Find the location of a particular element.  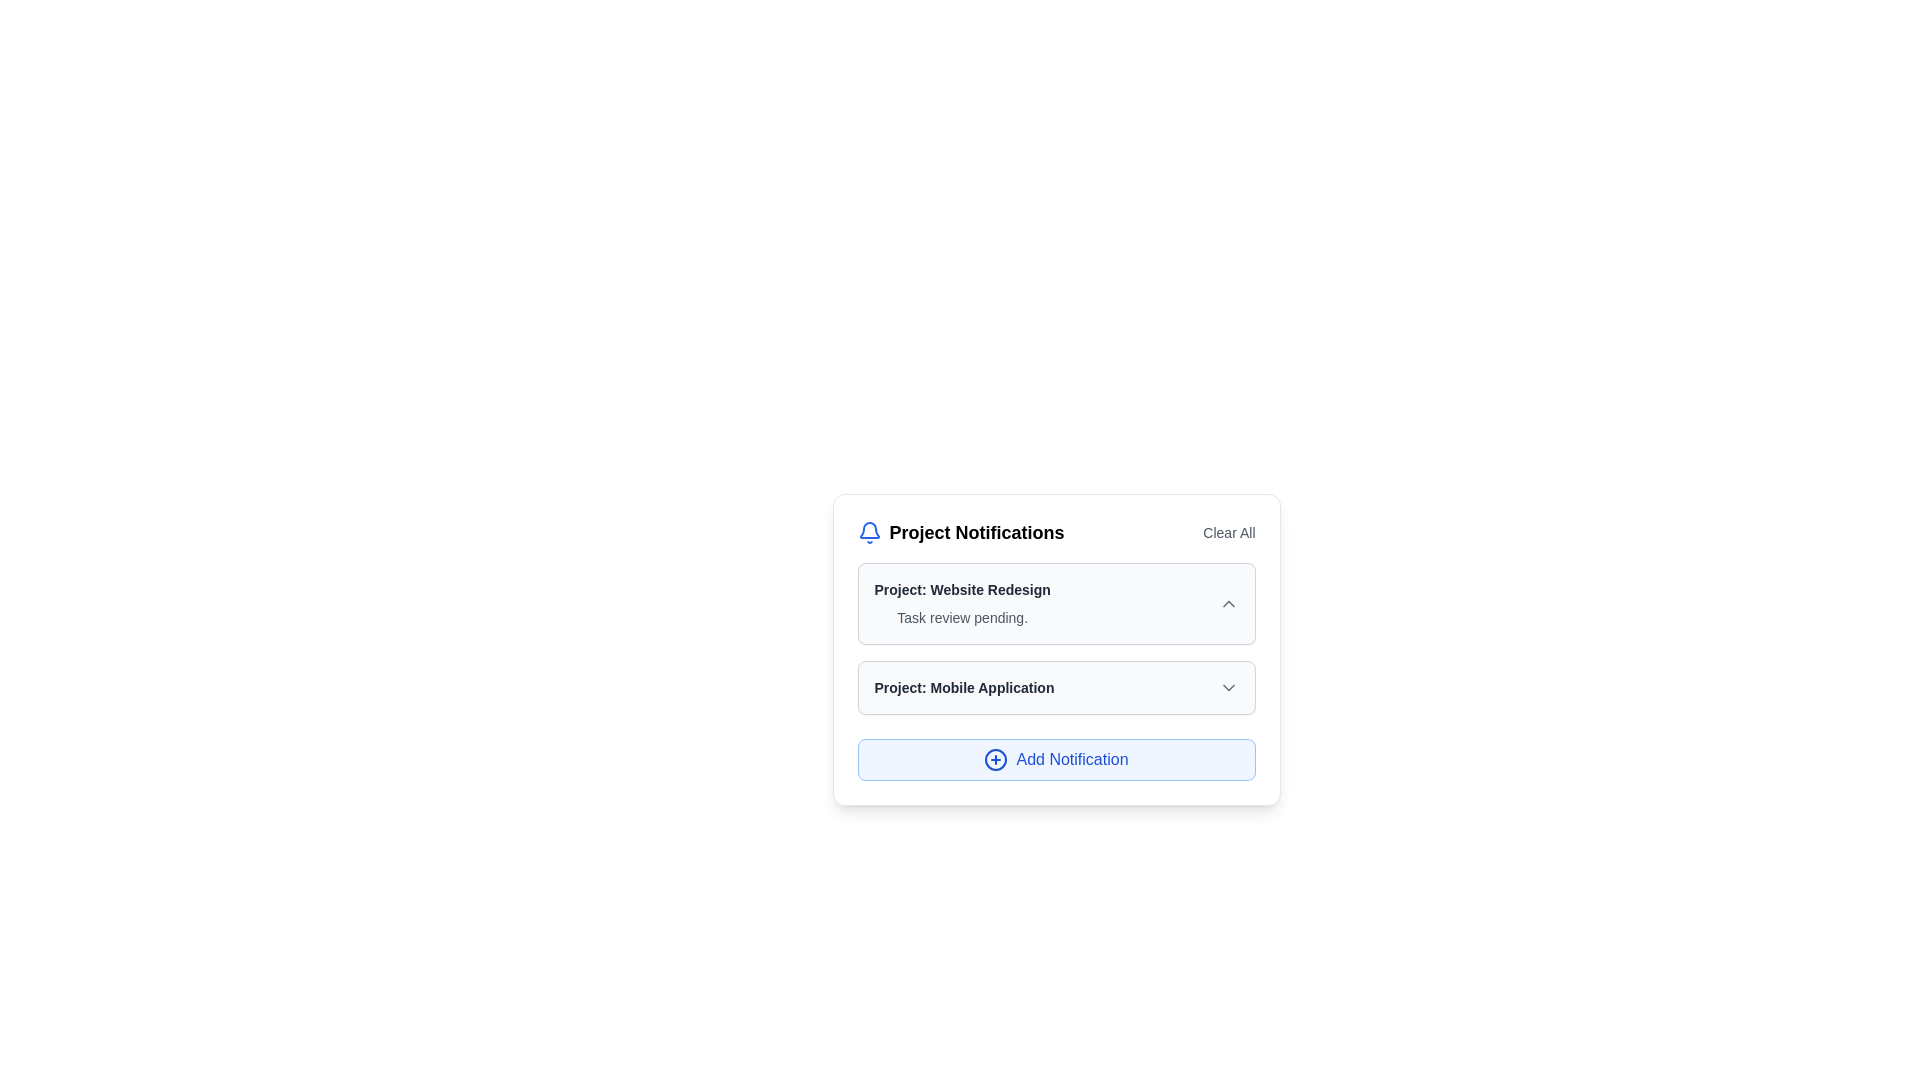

the 'Add Notification' button, which has a light blue background and rounded corners, to change its background color as per the hover styling is located at coordinates (1055, 759).